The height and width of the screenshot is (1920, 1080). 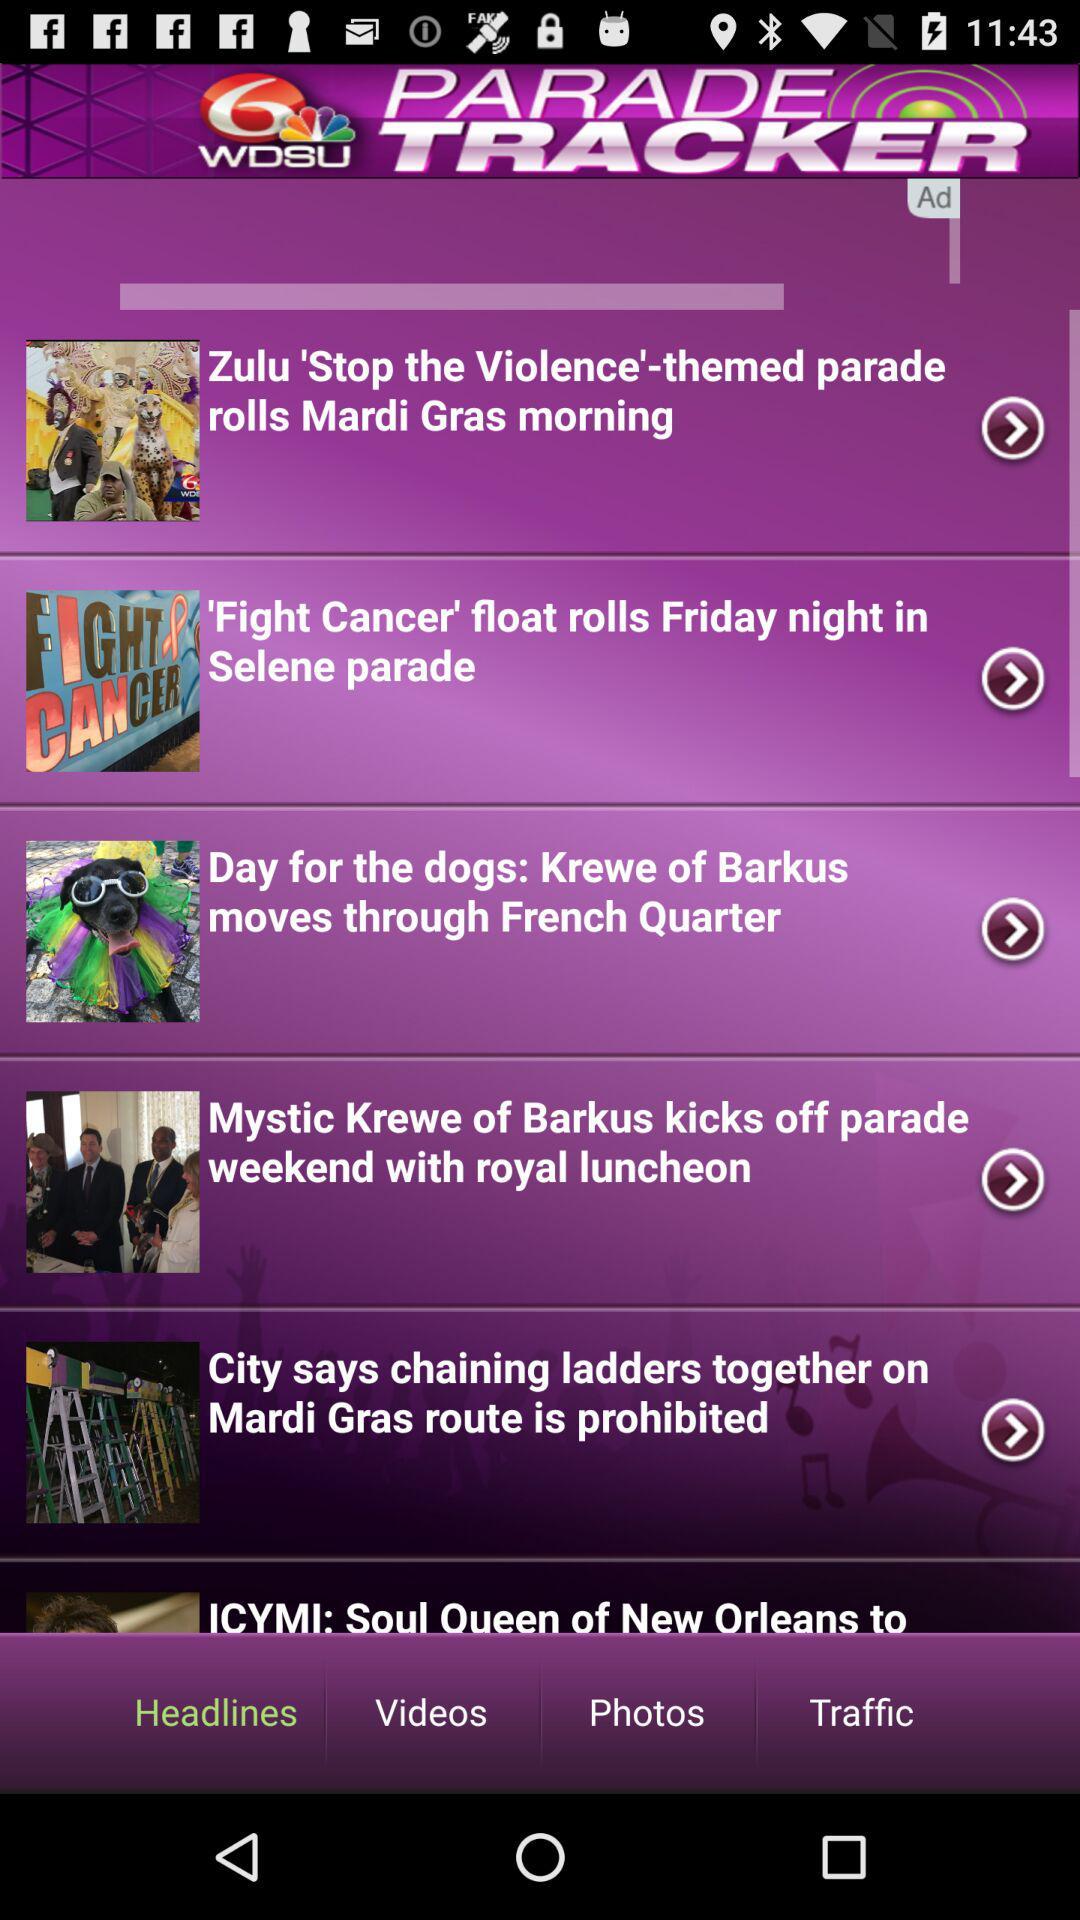 I want to click on the 1st image, so click(x=112, y=429).